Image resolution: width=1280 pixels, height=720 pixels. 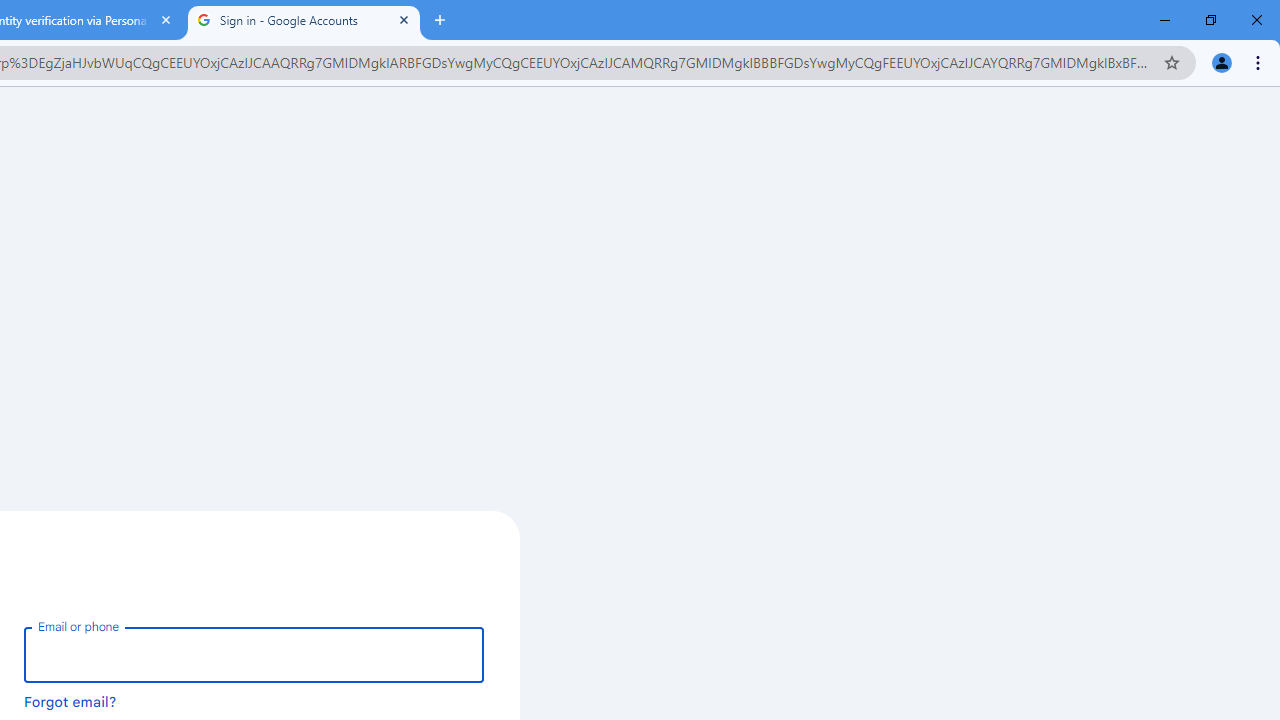 I want to click on 'Sign in - Google Accounts', so click(x=303, y=20).